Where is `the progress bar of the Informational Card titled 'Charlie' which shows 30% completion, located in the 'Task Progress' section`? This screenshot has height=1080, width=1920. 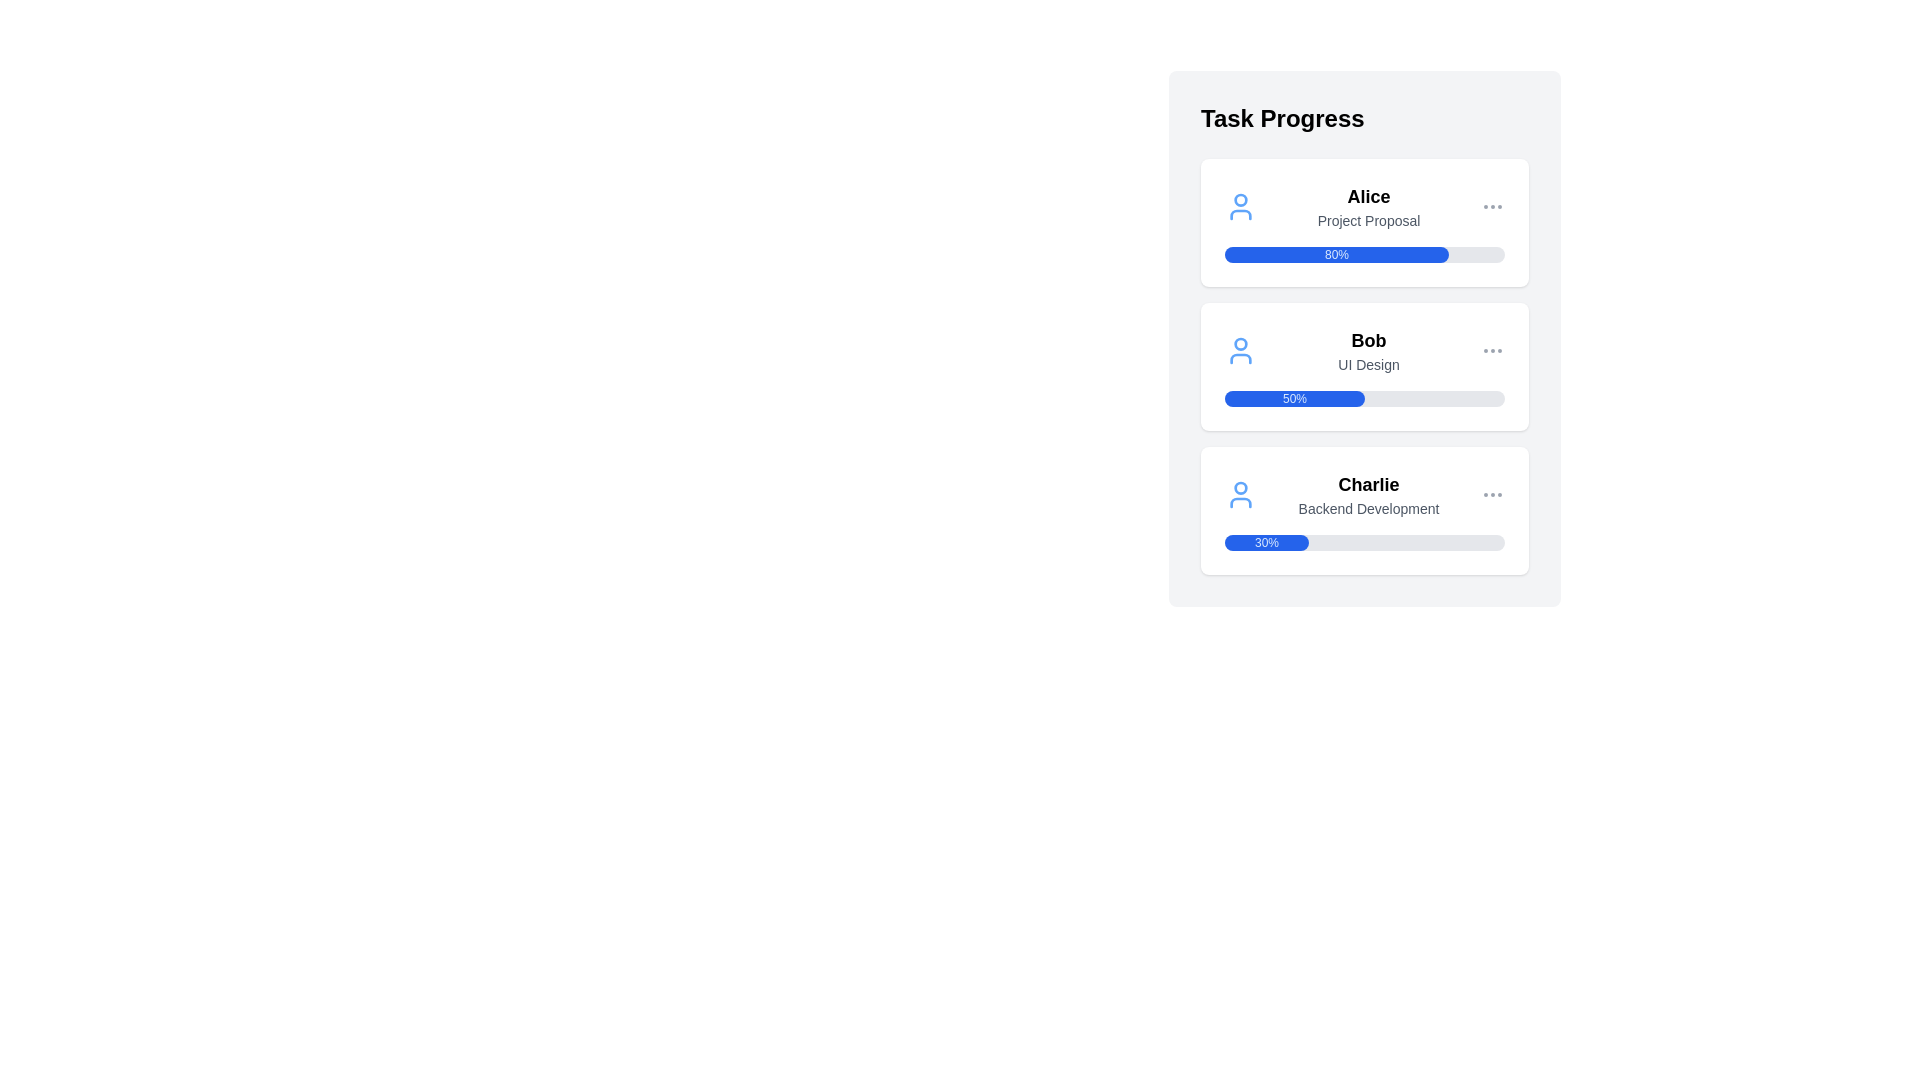
the progress bar of the Informational Card titled 'Charlie' which shows 30% completion, located in the 'Task Progress' section is located at coordinates (1363, 509).